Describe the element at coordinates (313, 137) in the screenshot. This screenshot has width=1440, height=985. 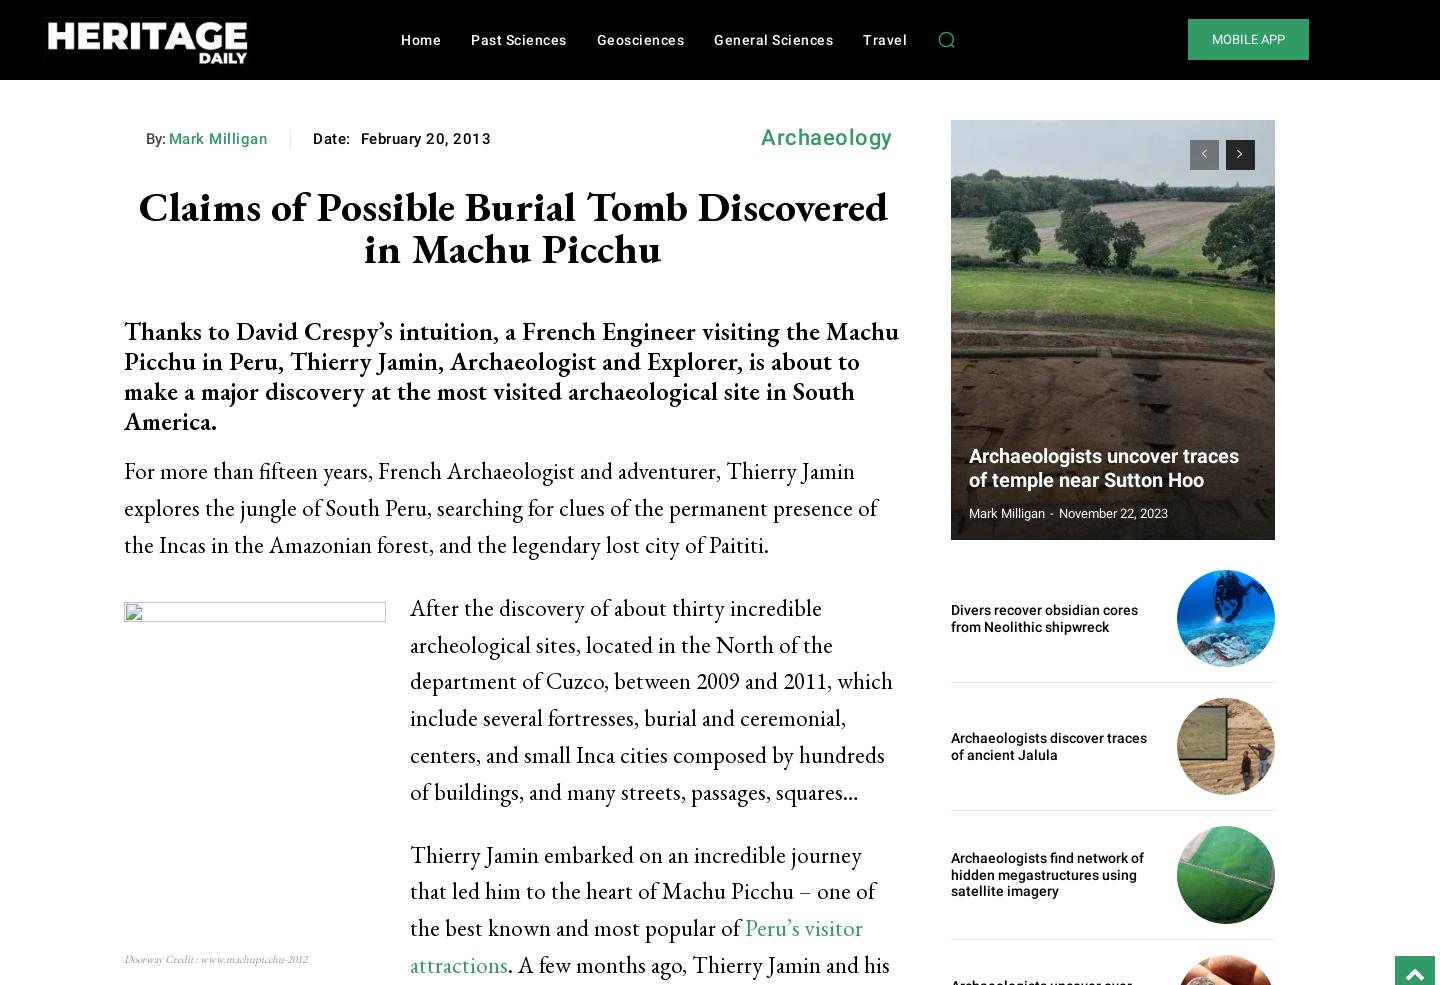
I see `'Date:'` at that location.